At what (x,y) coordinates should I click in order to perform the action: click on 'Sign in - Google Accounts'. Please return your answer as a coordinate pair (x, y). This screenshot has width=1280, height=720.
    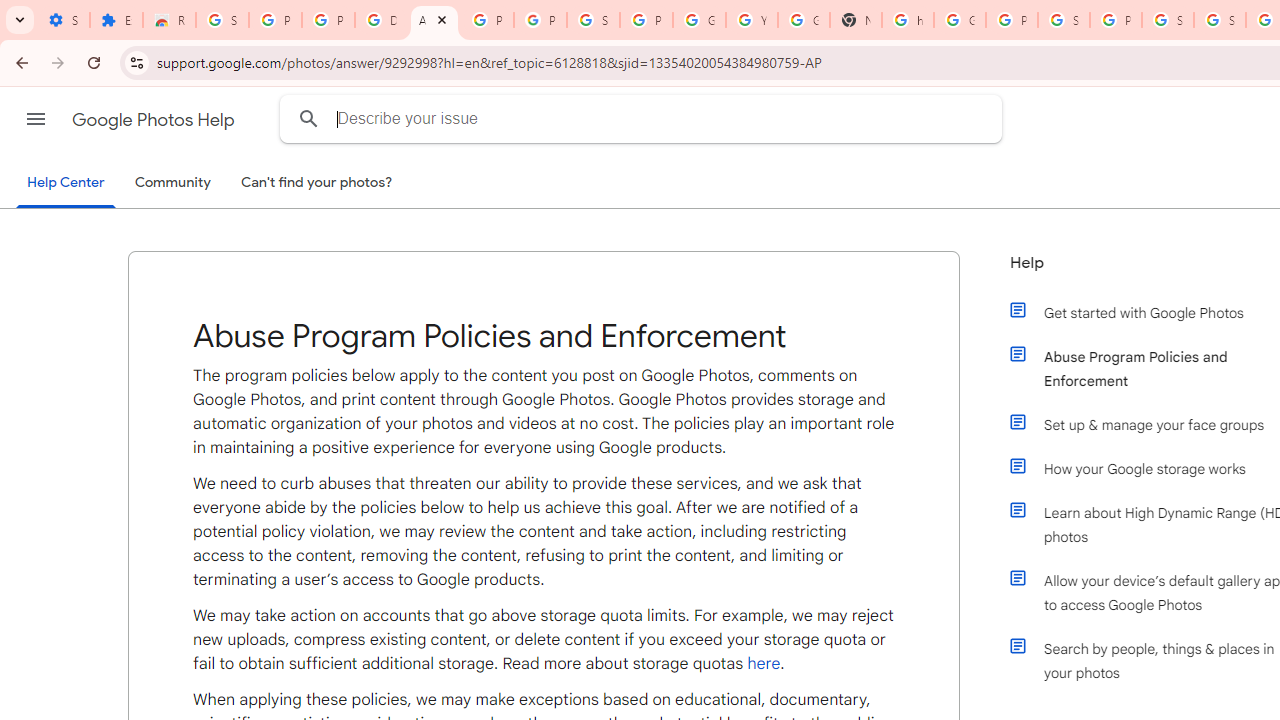
    Looking at the image, I should click on (1168, 20).